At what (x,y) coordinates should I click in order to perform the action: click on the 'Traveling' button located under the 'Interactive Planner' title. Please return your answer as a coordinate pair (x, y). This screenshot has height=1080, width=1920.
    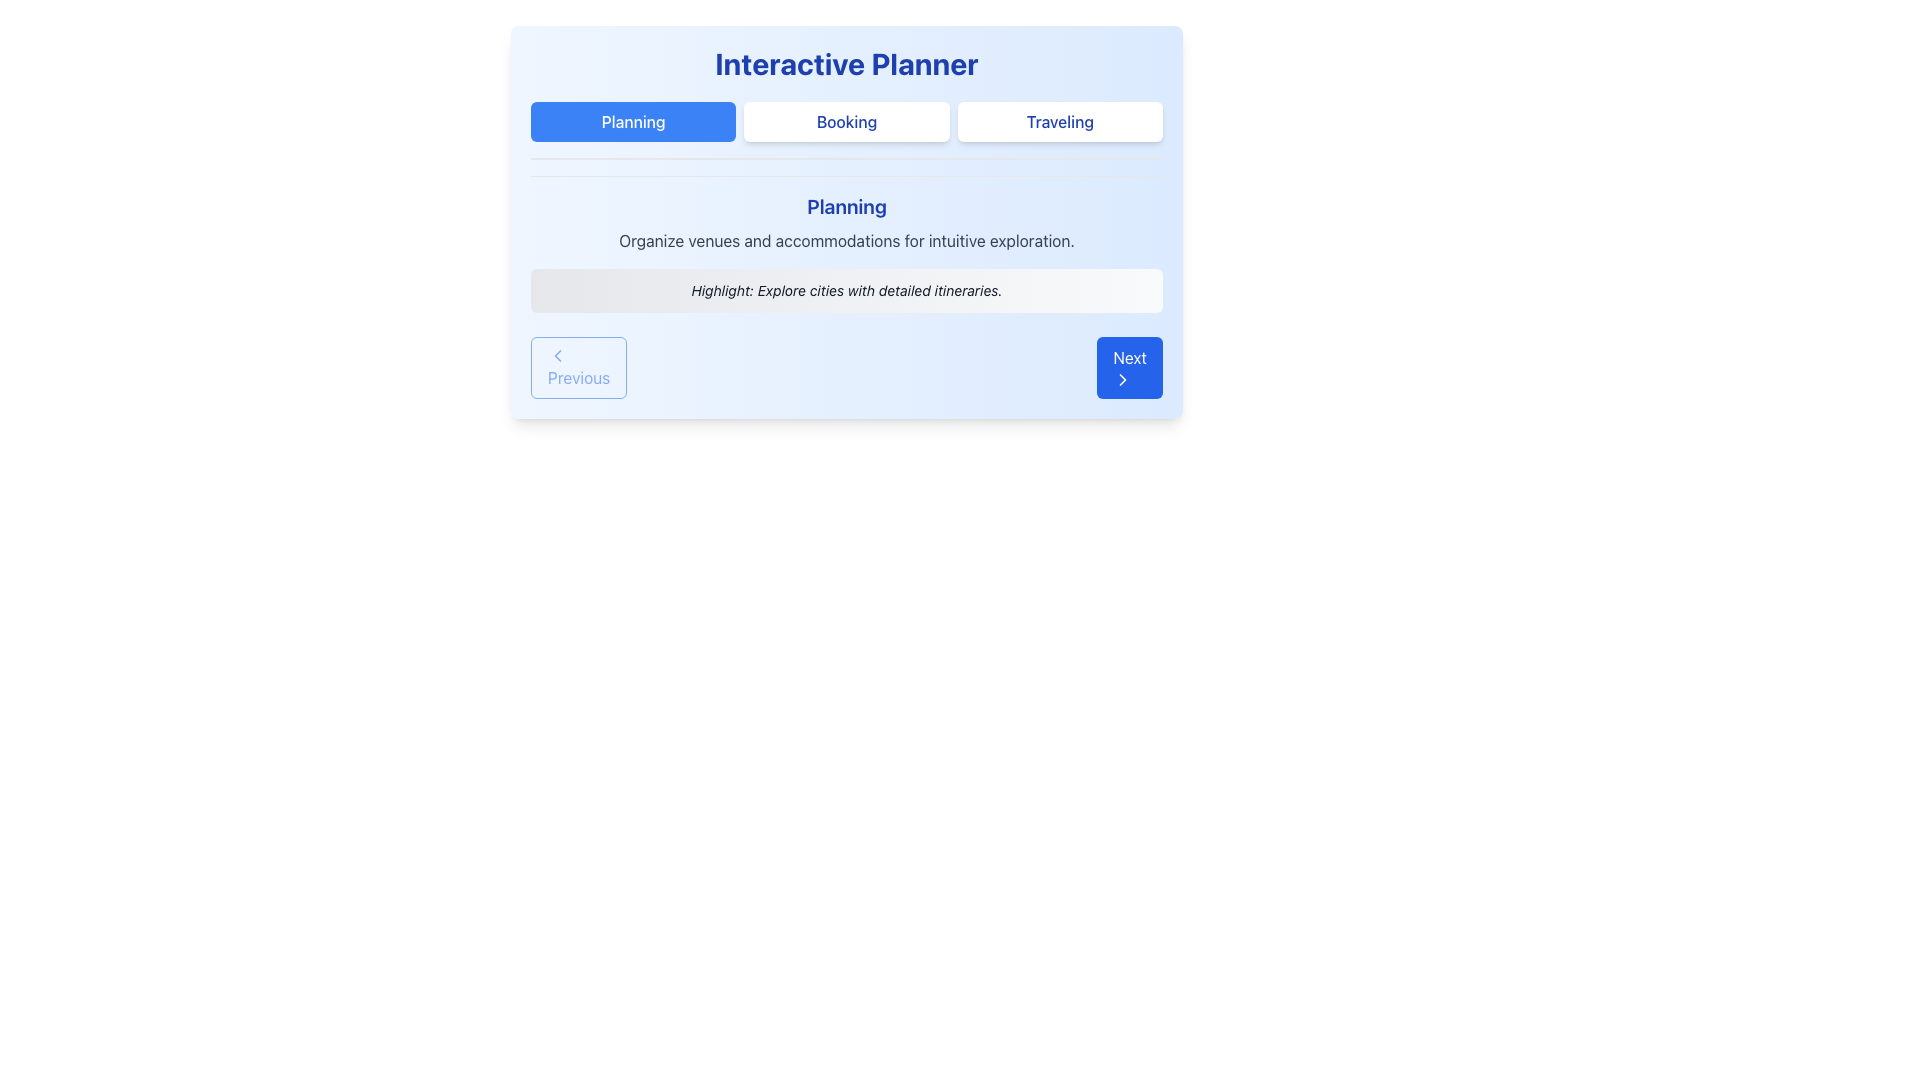
    Looking at the image, I should click on (1059, 122).